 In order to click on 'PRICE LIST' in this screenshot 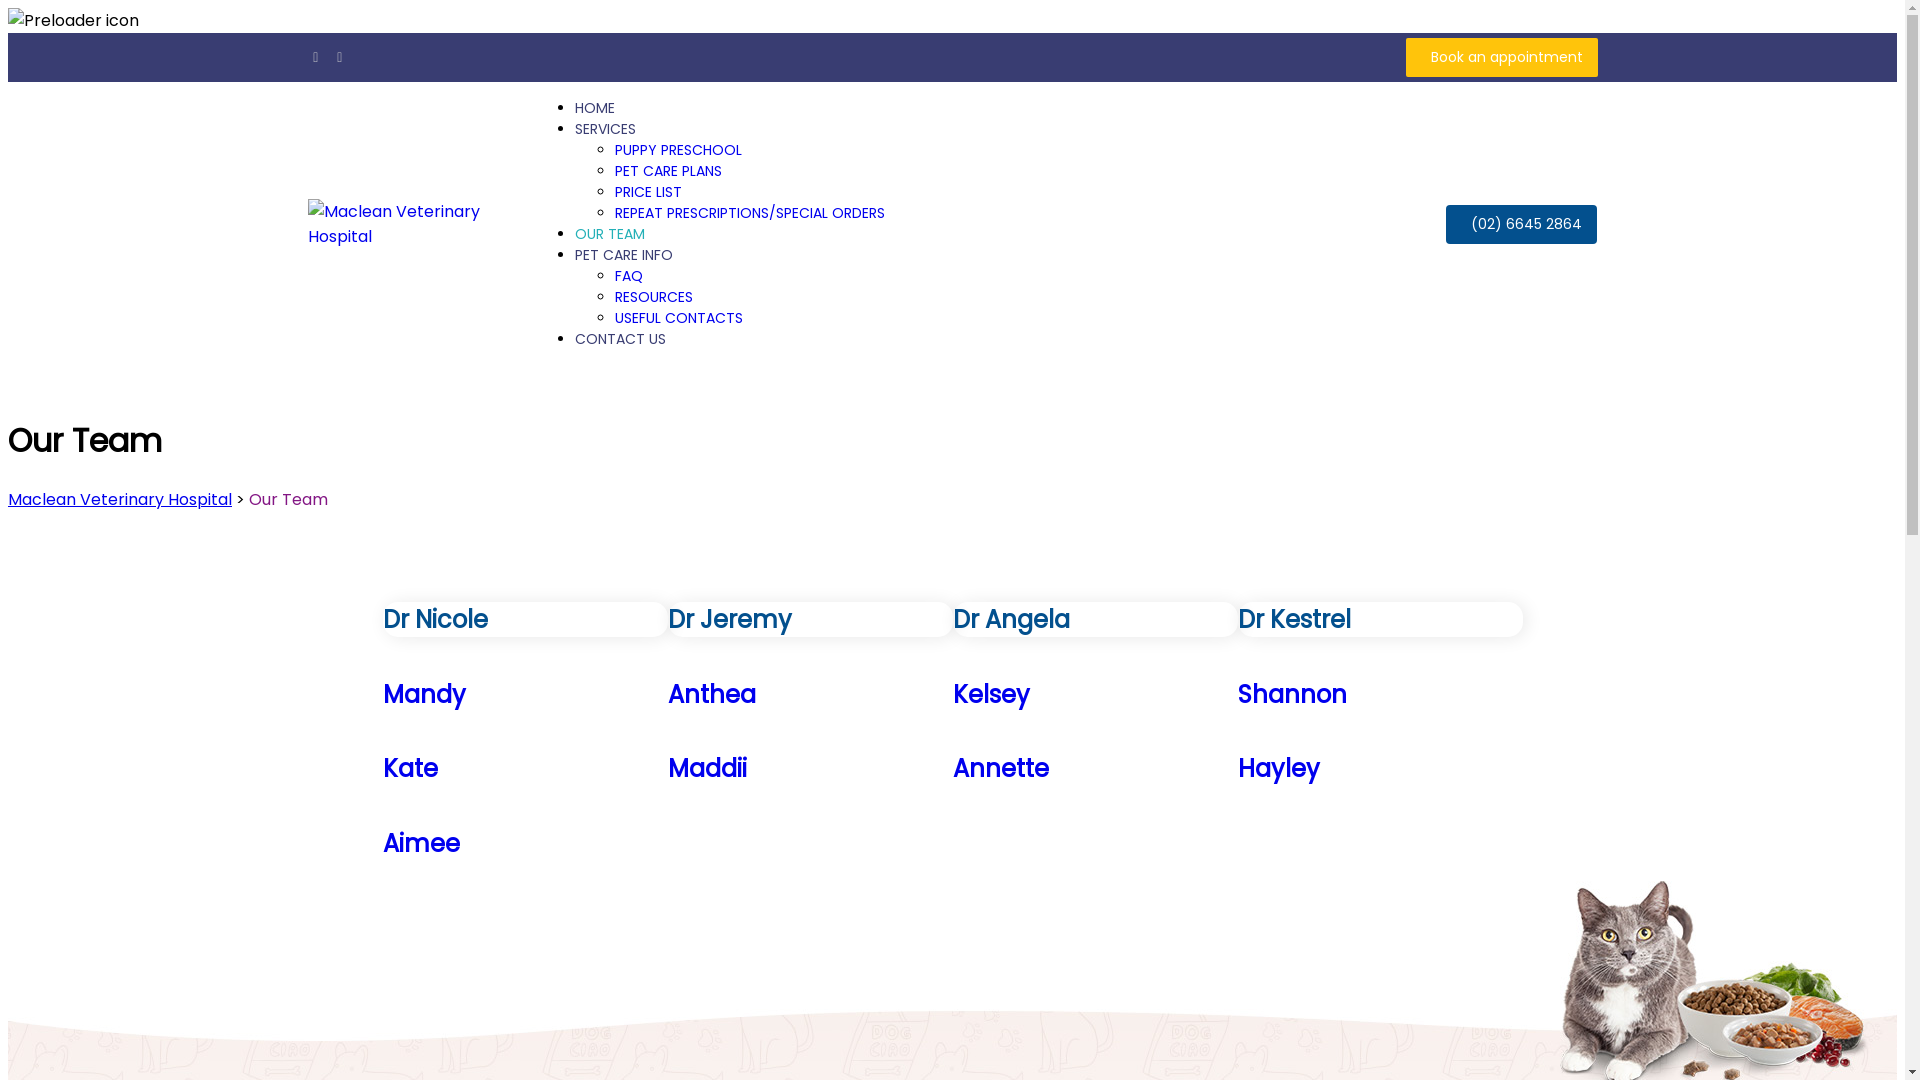, I will do `click(648, 192)`.